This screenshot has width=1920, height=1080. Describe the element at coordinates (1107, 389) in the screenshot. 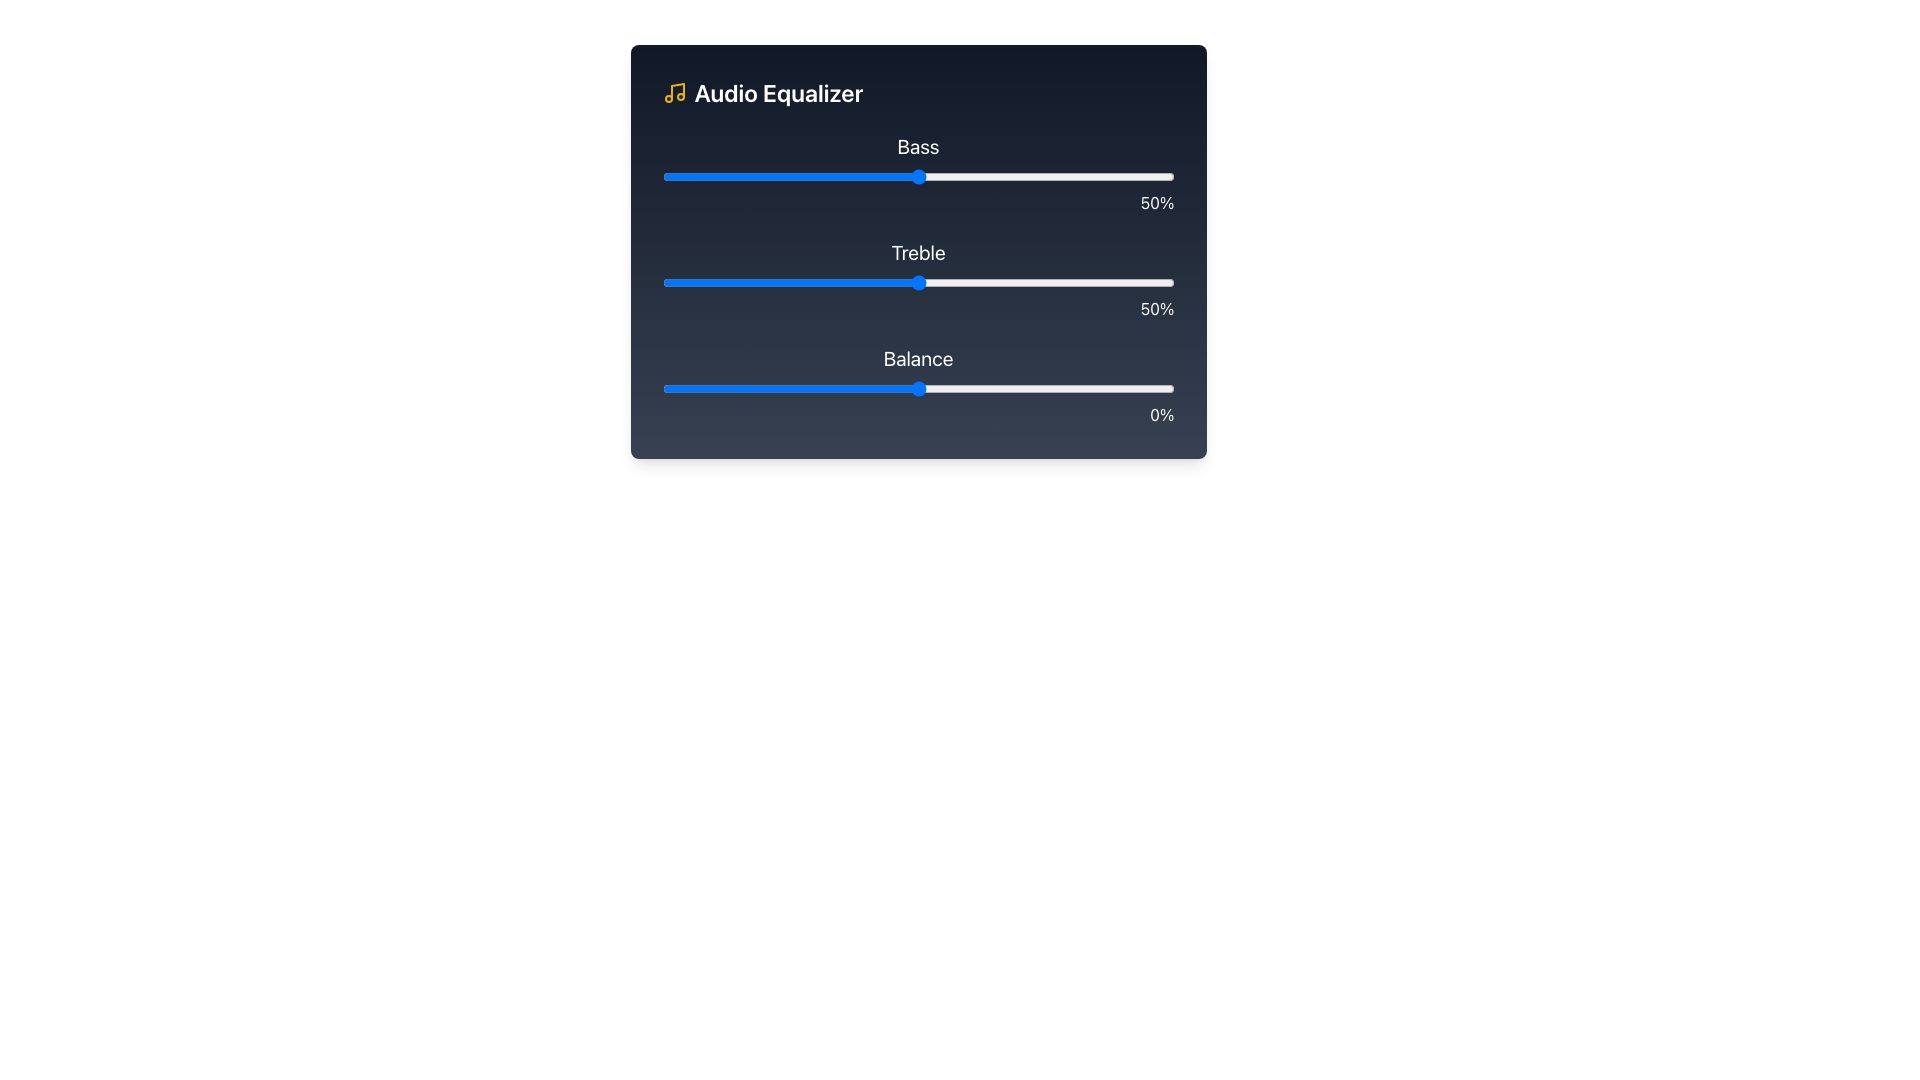

I see `balance` at that location.